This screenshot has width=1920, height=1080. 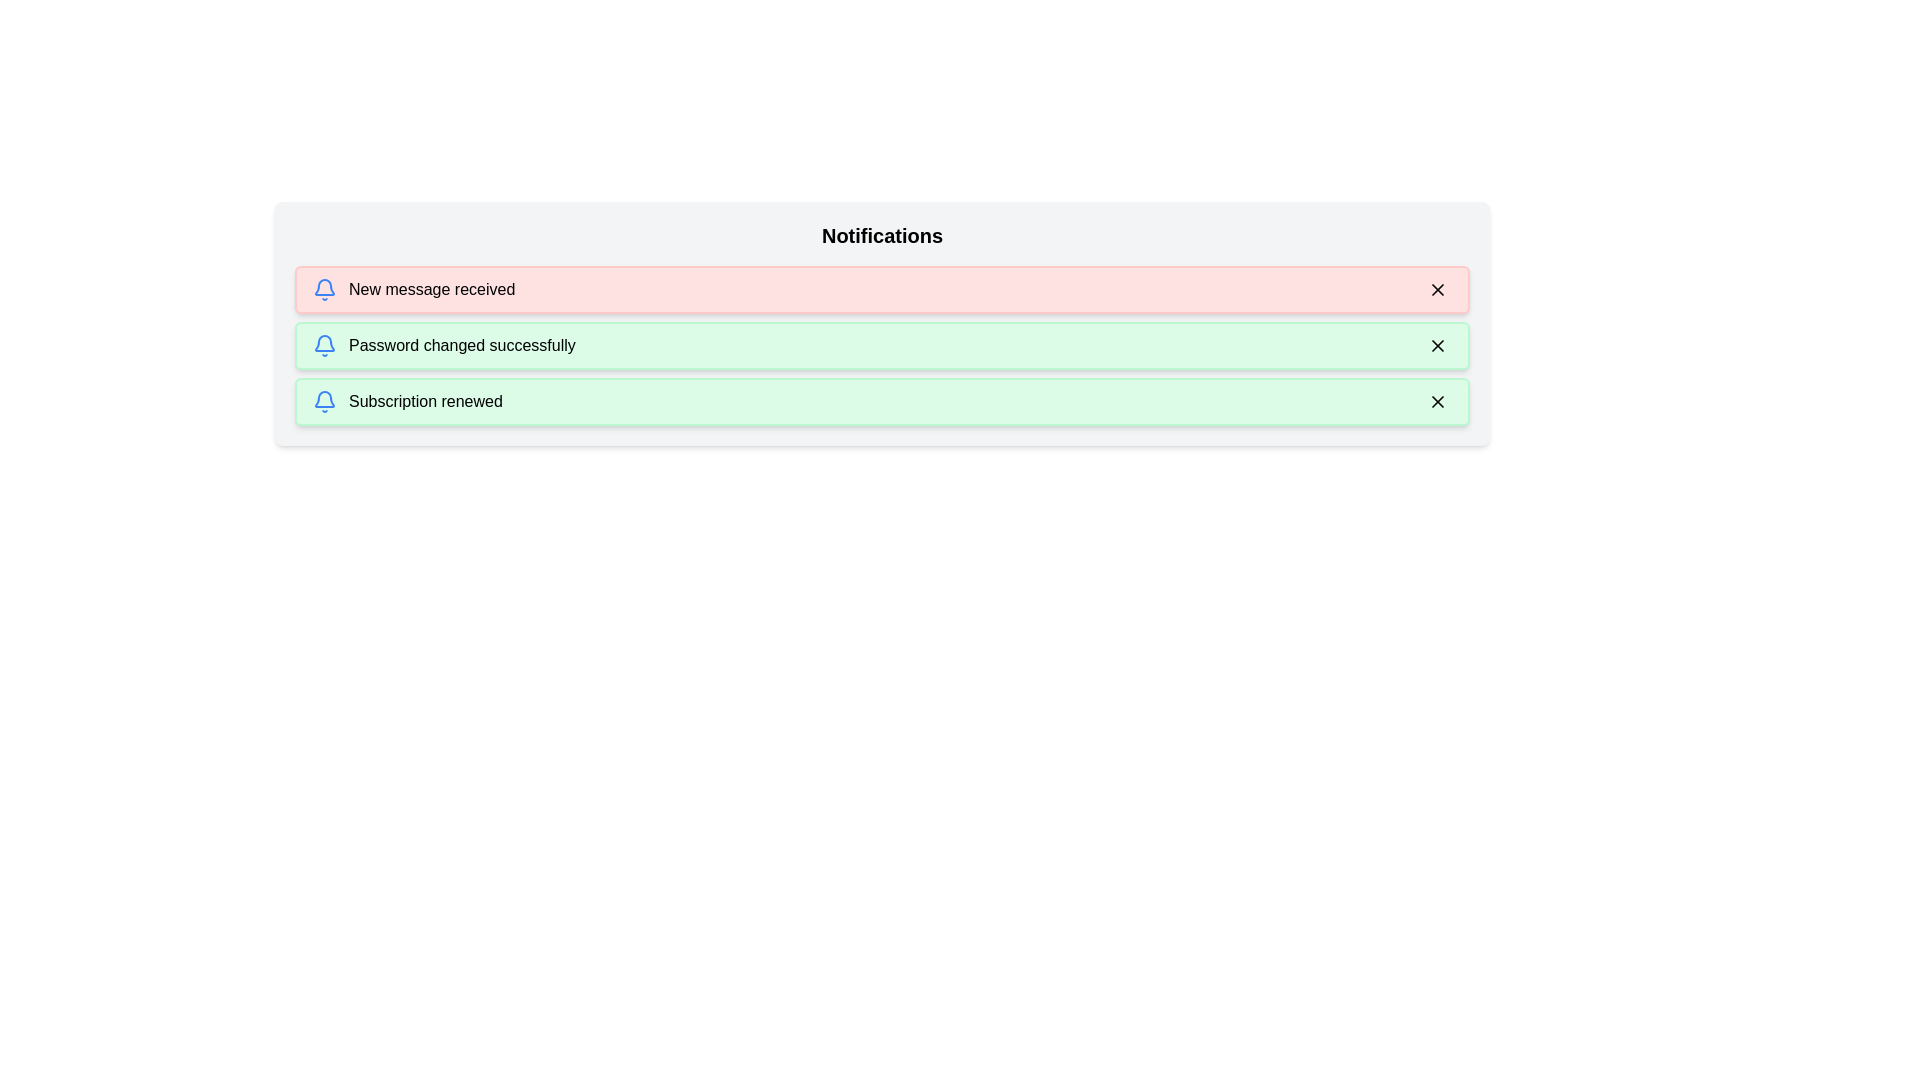 What do you see at coordinates (1437, 289) in the screenshot?
I see `the small diagonal cross-shaped 'X' icon used for closing the notification in the topmost red banner indicating 'New message received'` at bounding box center [1437, 289].